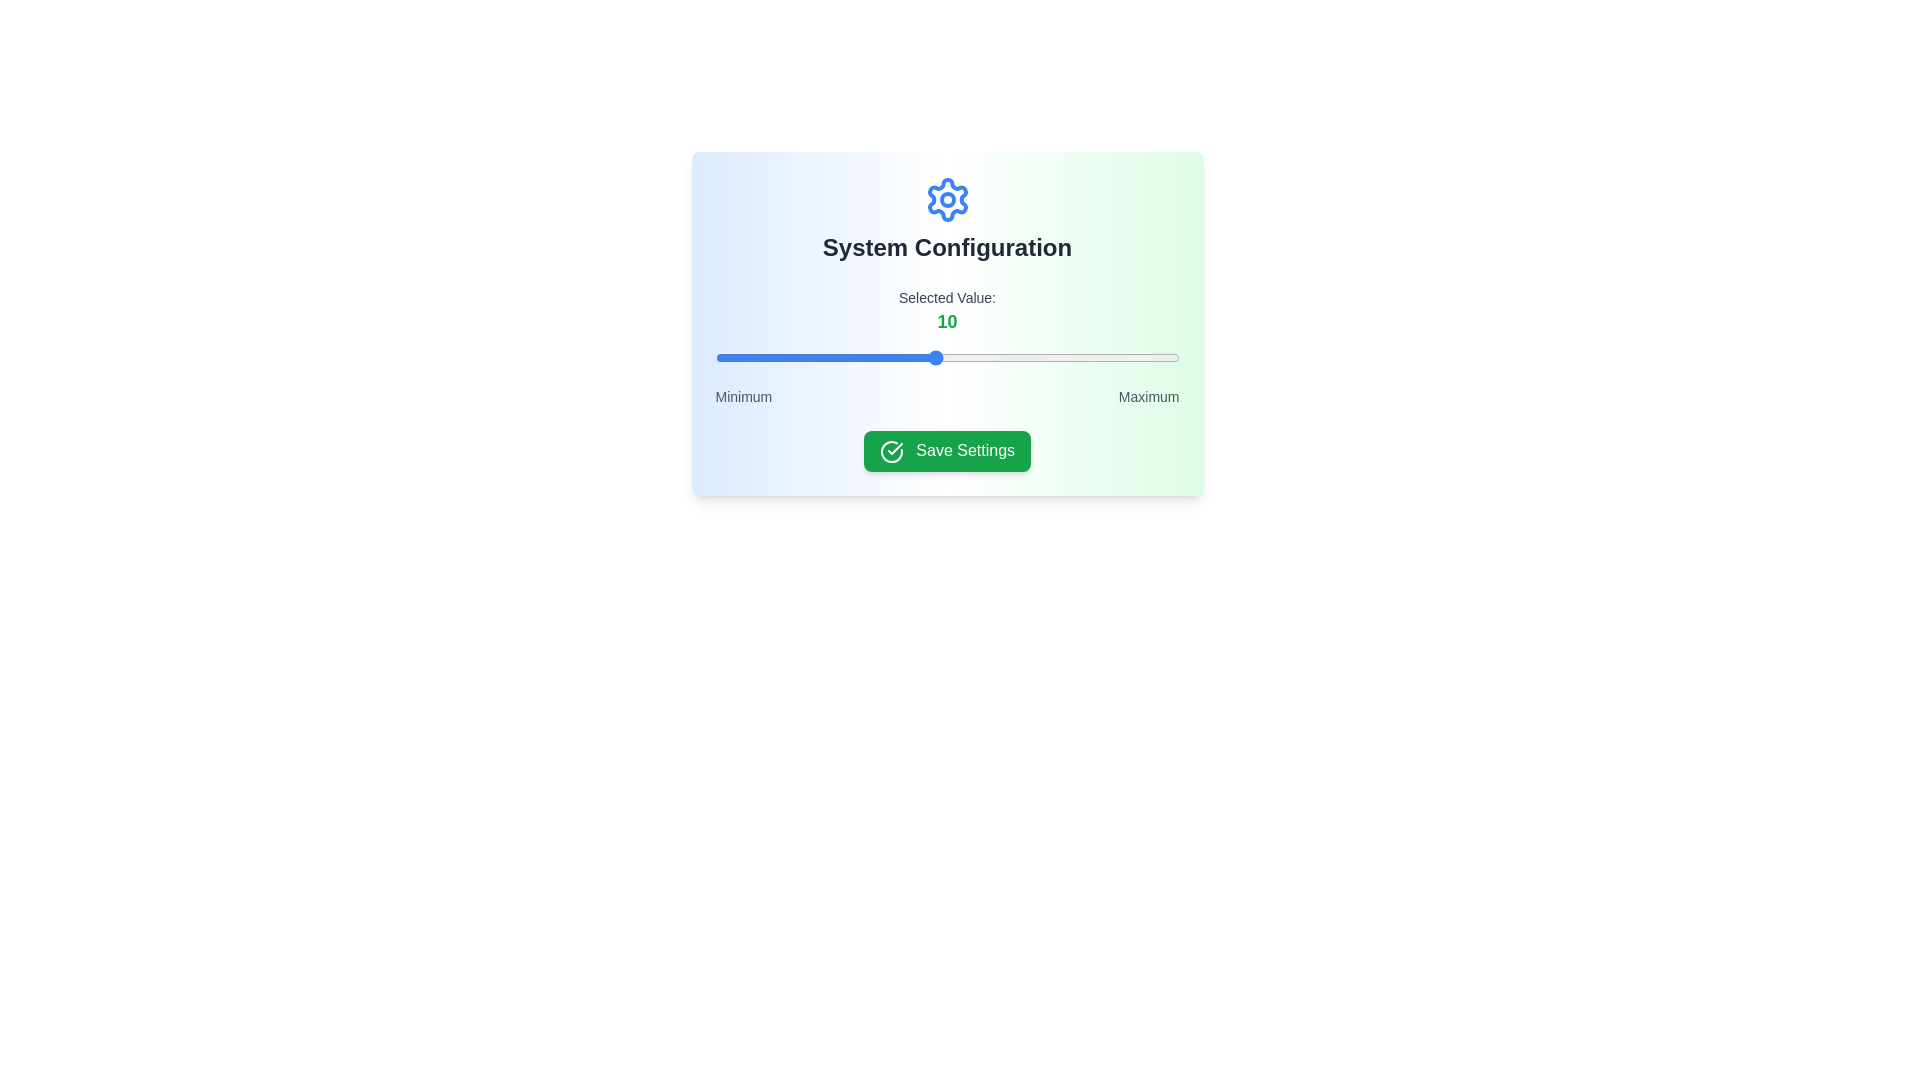 This screenshot has width=1920, height=1080. Describe the element at coordinates (837, 357) in the screenshot. I see `the slider to set the value to 6` at that location.